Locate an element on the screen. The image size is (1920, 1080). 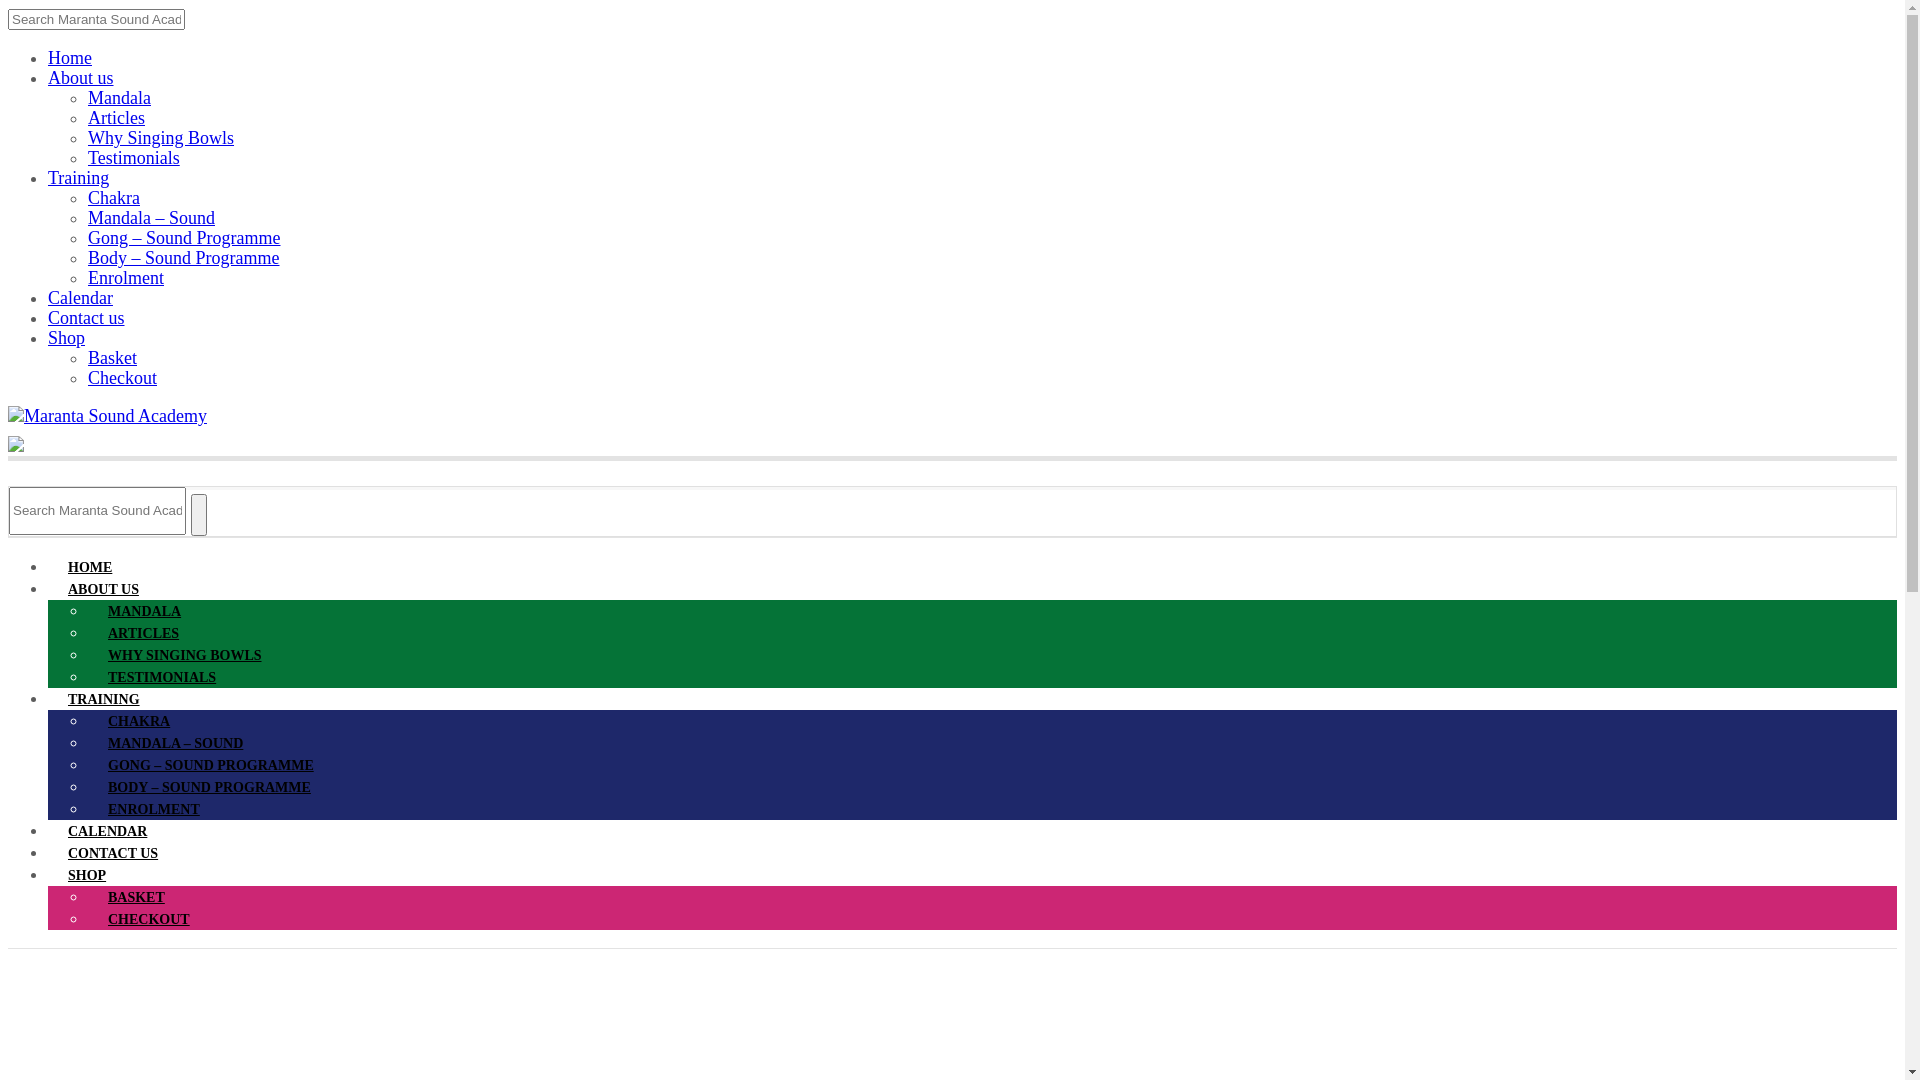
'MANDALA' is located at coordinates (143, 610).